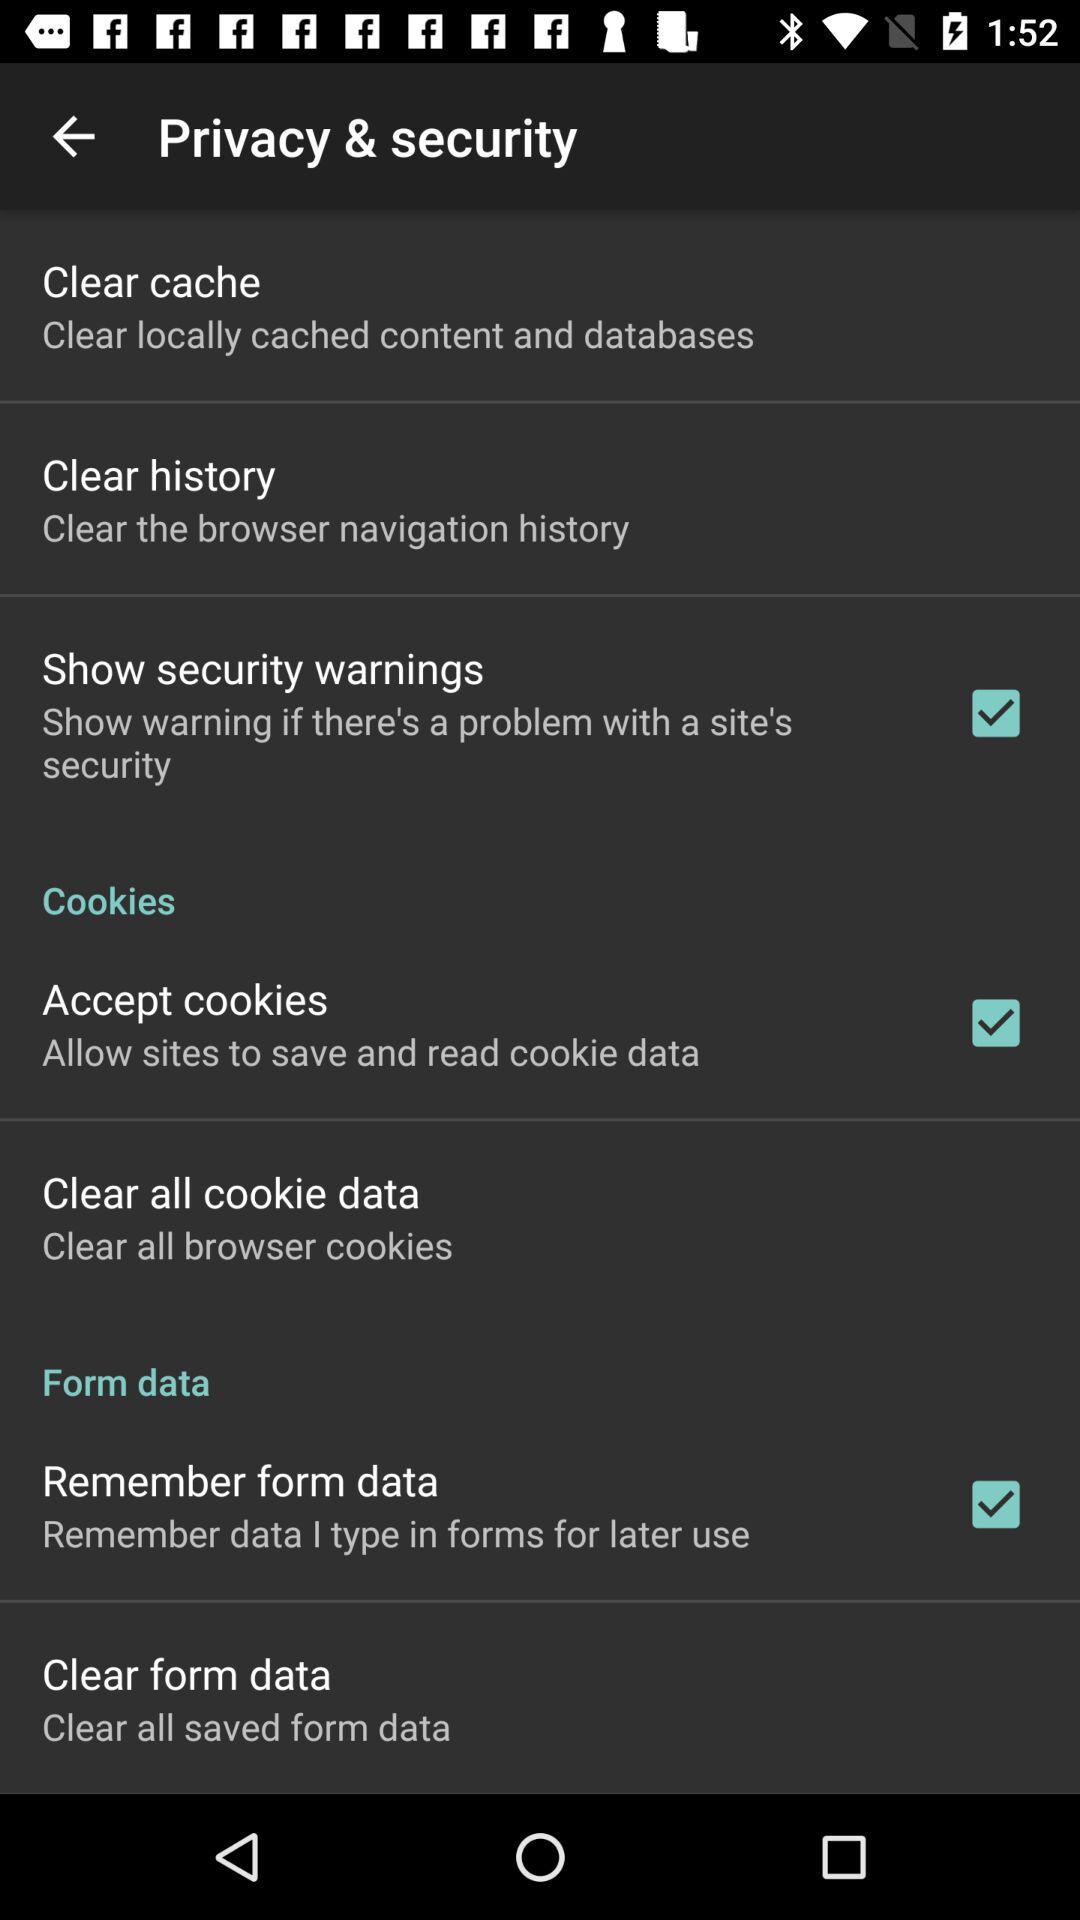 Image resolution: width=1080 pixels, height=1920 pixels. I want to click on icon below clear cache, so click(398, 333).